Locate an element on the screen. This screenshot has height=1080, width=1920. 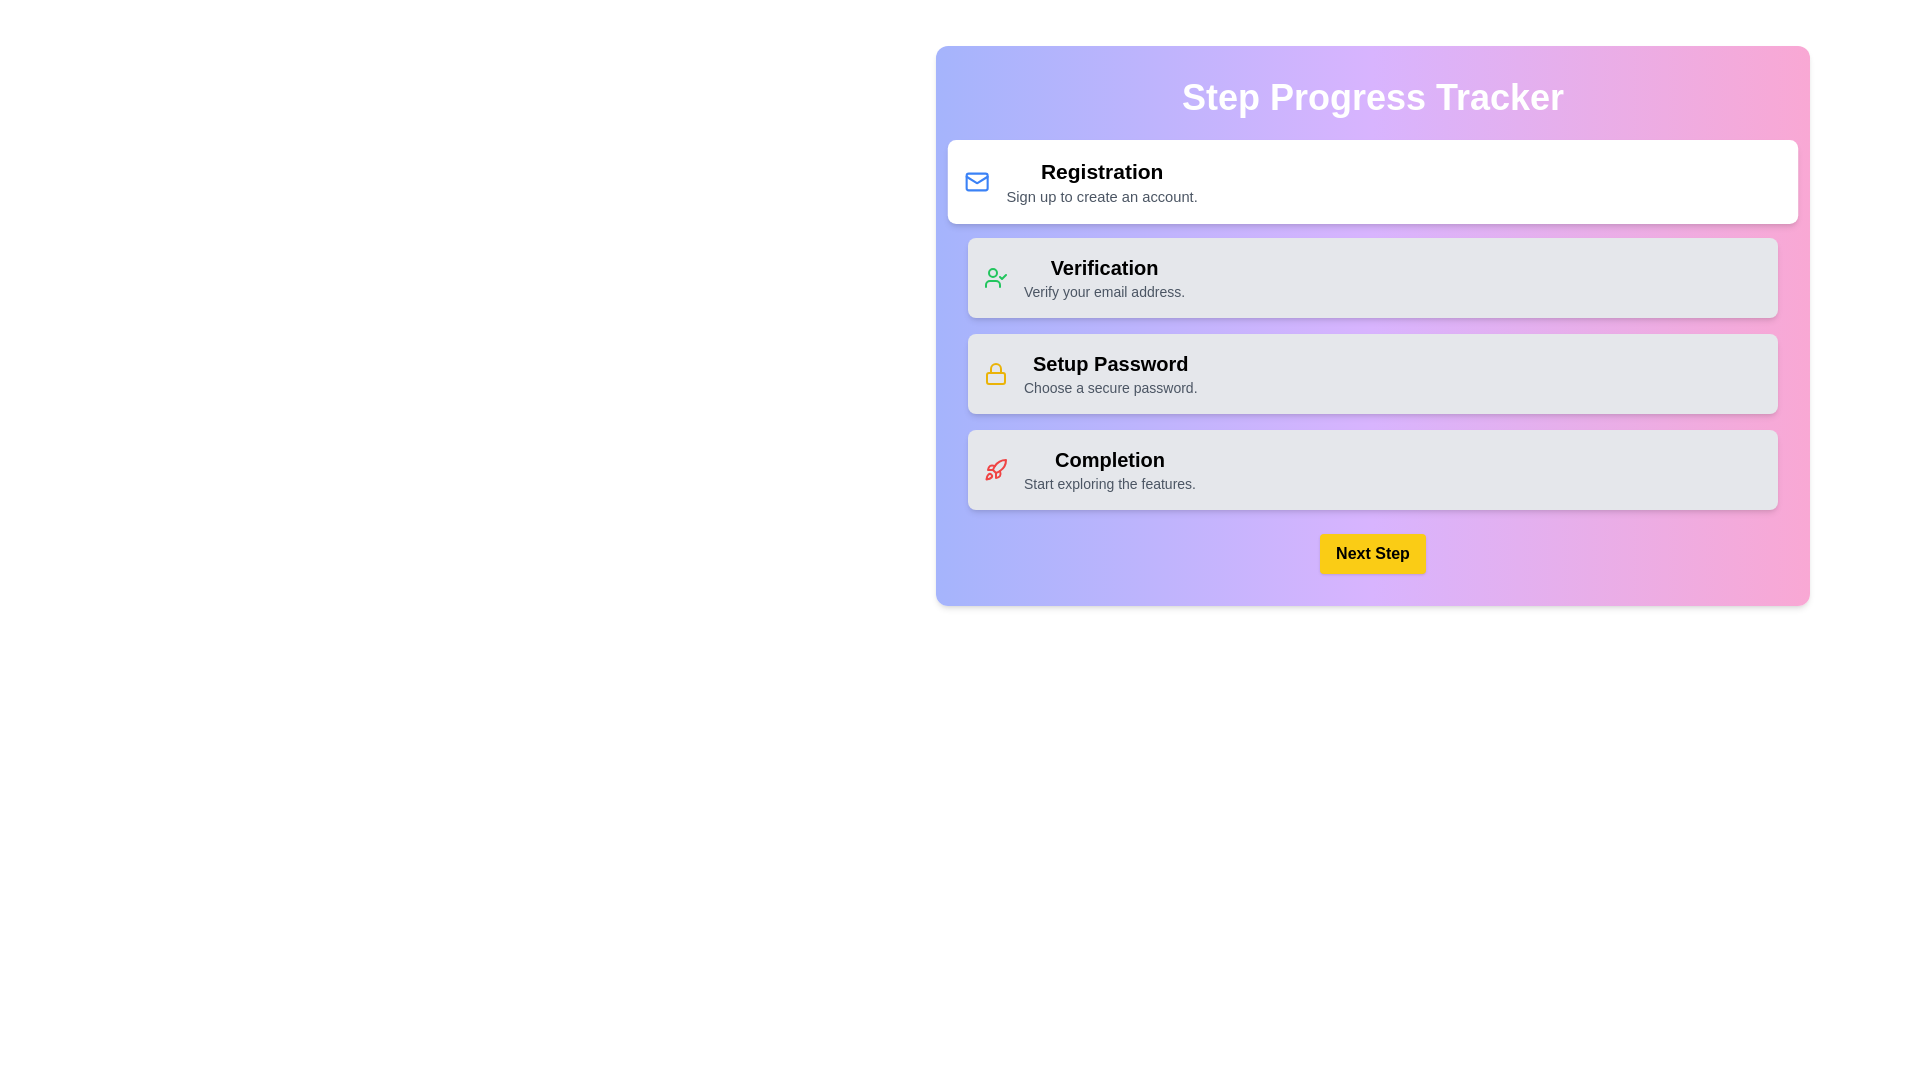
the button located at the bottom of the 'Step Progress Tracker' panel to trigger hover effects is located at coordinates (1371, 554).